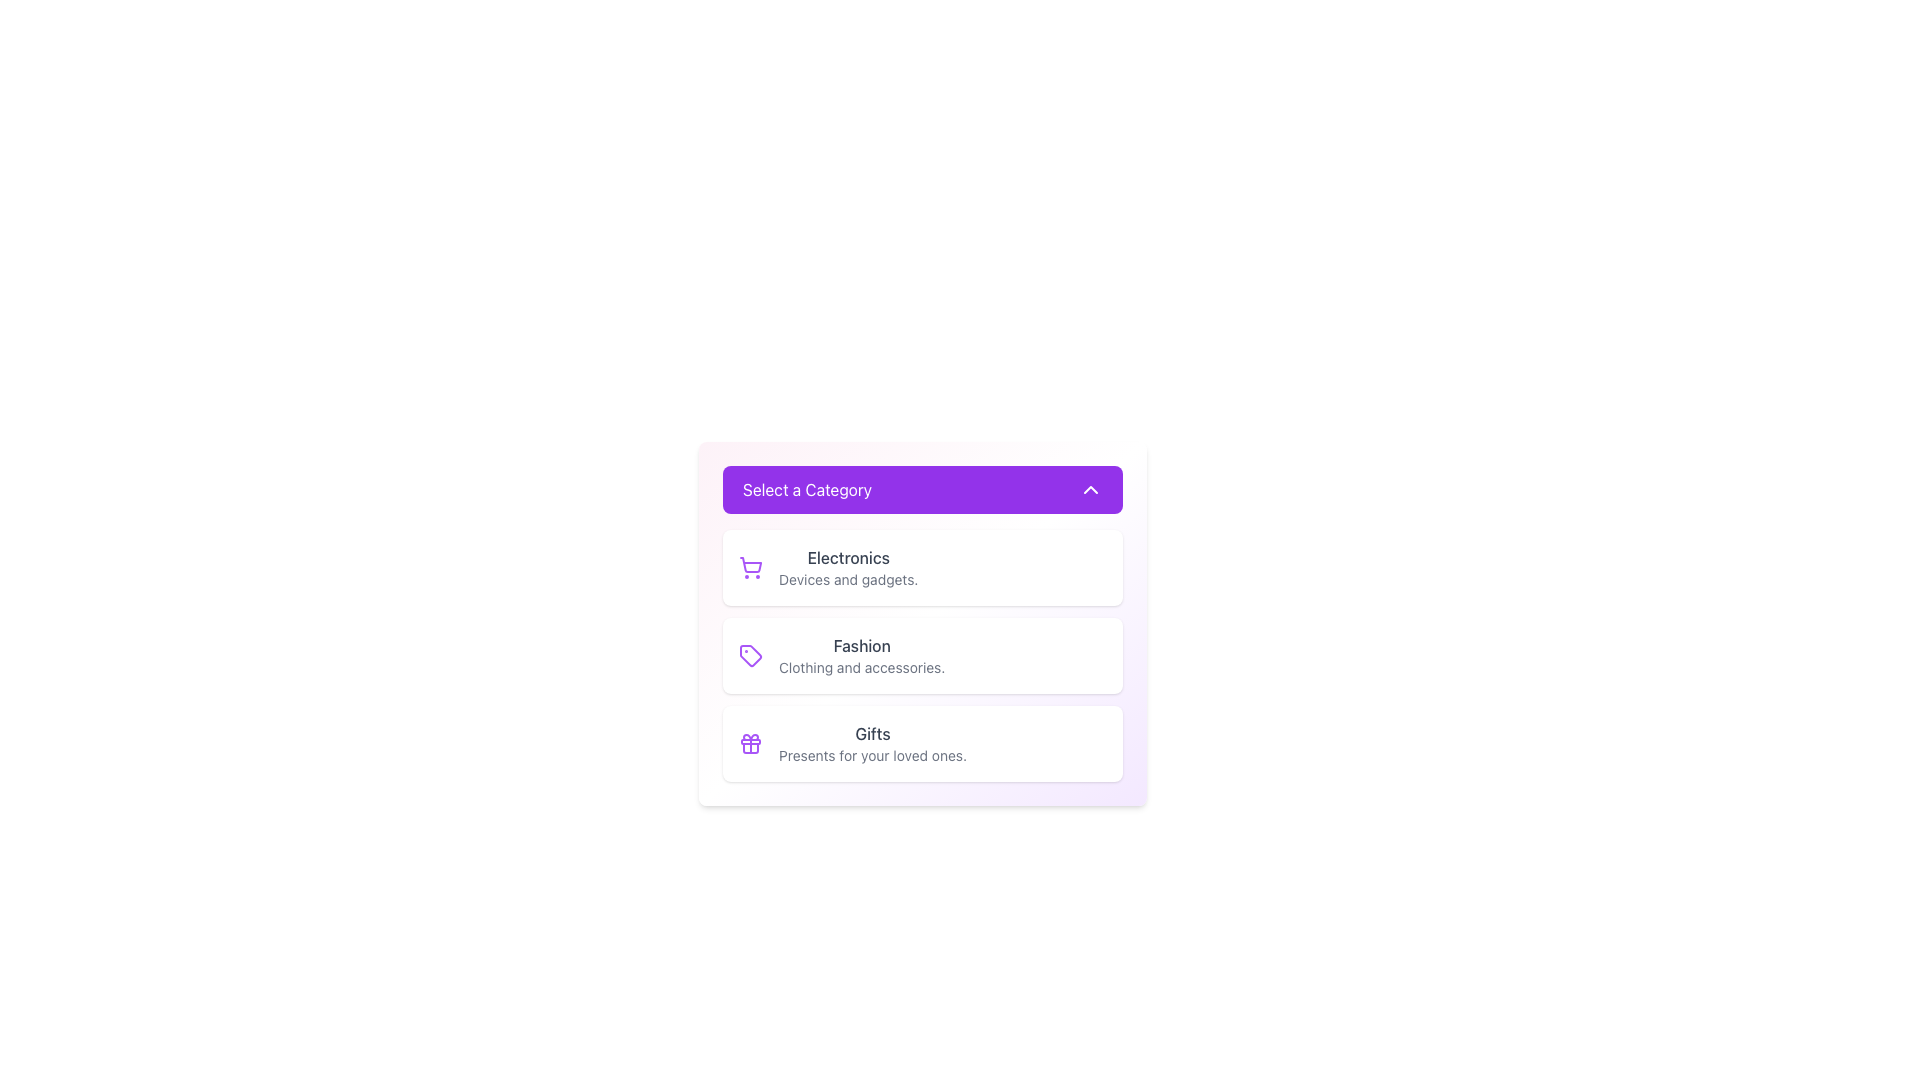  What do you see at coordinates (921, 623) in the screenshot?
I see `the second option in the selectable list to choose the 'Fashion' category` at bounding box center [921, 623].